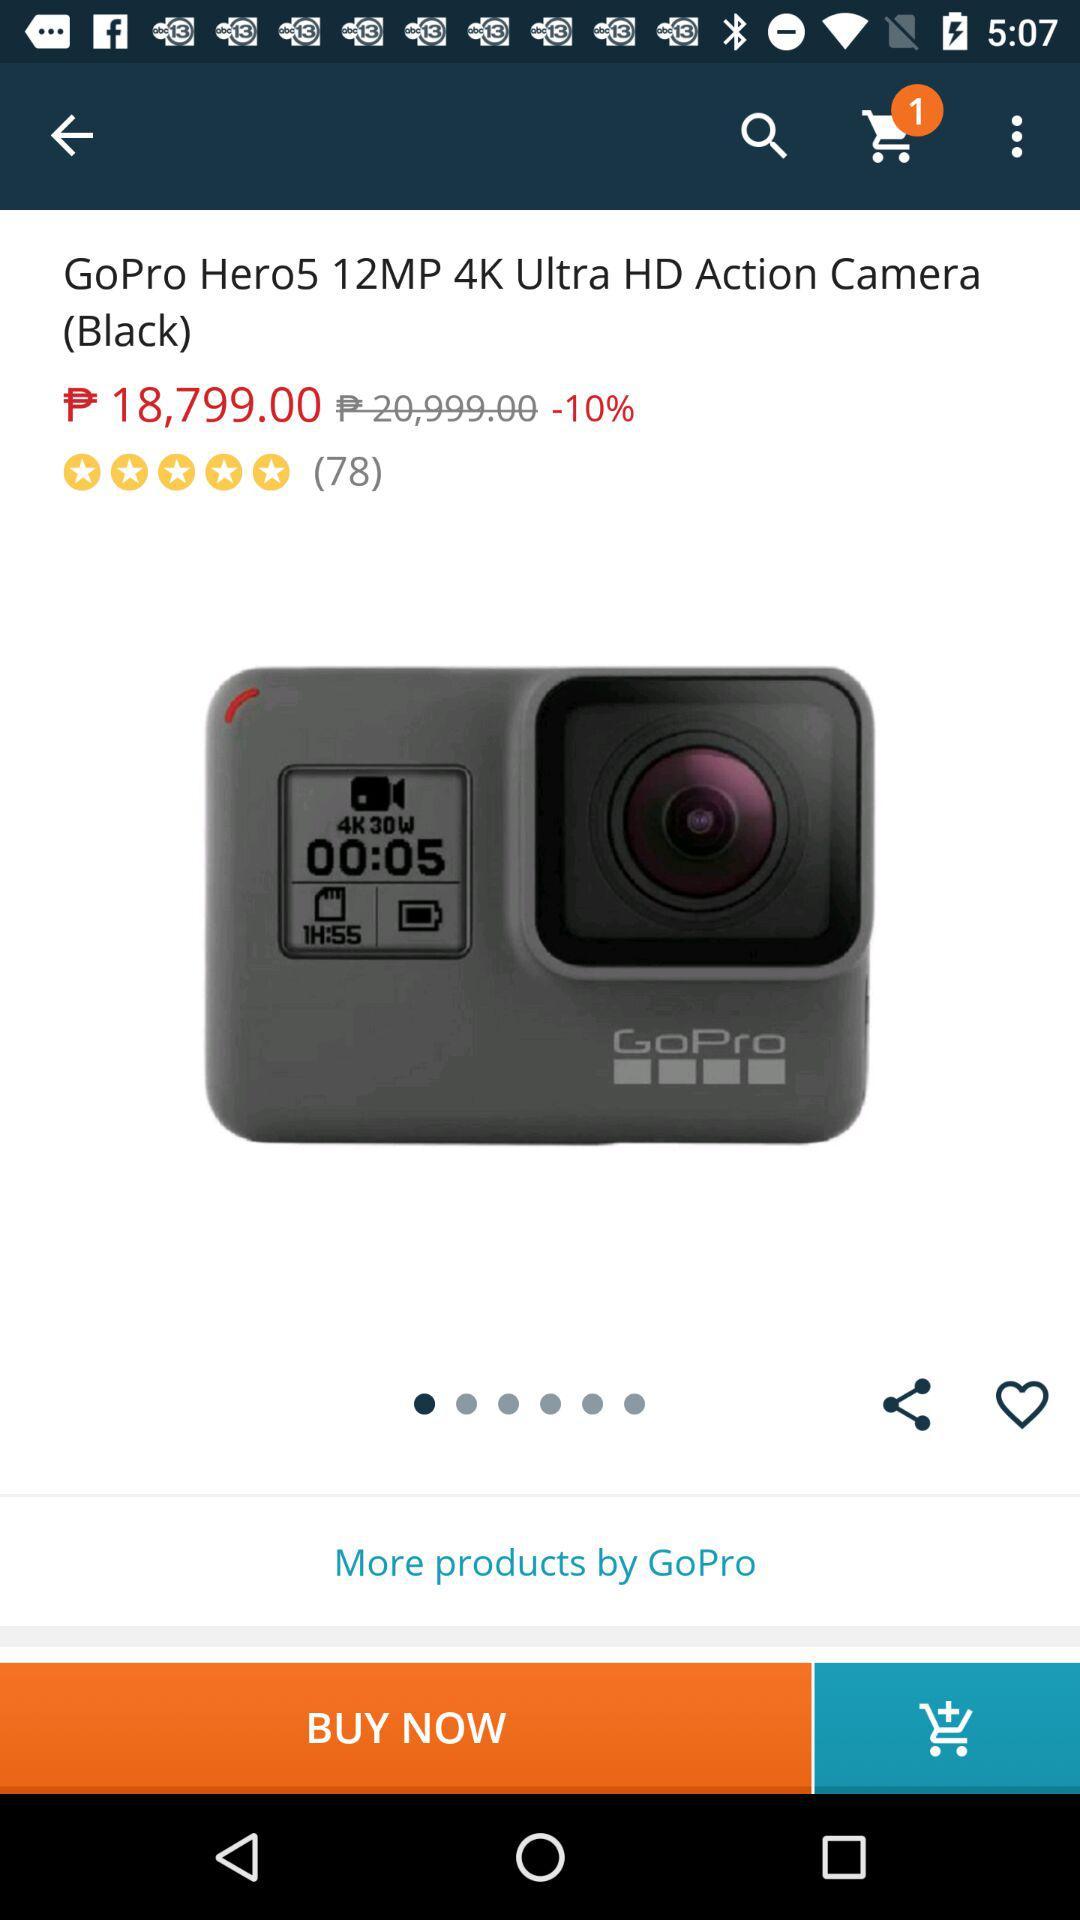 This screenshot has width=1080, height=1920. What do you see at coordinates (1022, 1403) in the screenshot?
I see `the item above more products by` at bounding box center [1022, 1403].